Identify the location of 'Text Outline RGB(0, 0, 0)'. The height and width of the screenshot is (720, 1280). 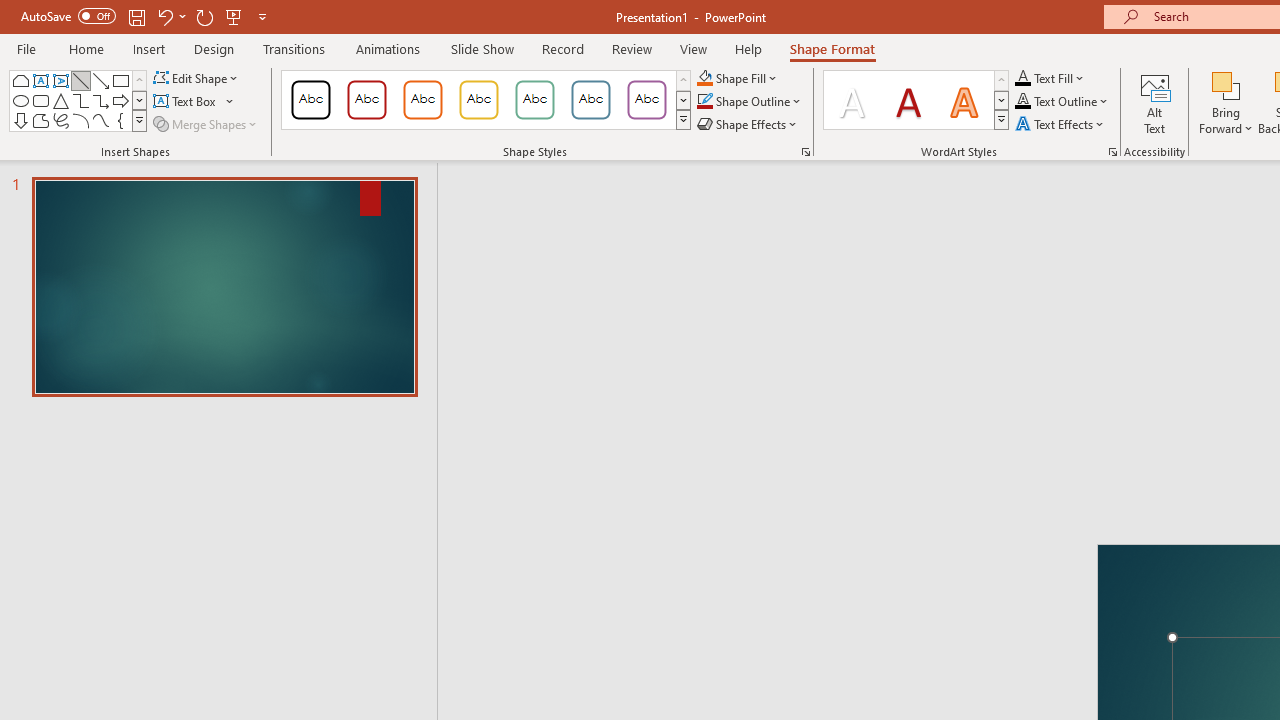
(1023, 101).